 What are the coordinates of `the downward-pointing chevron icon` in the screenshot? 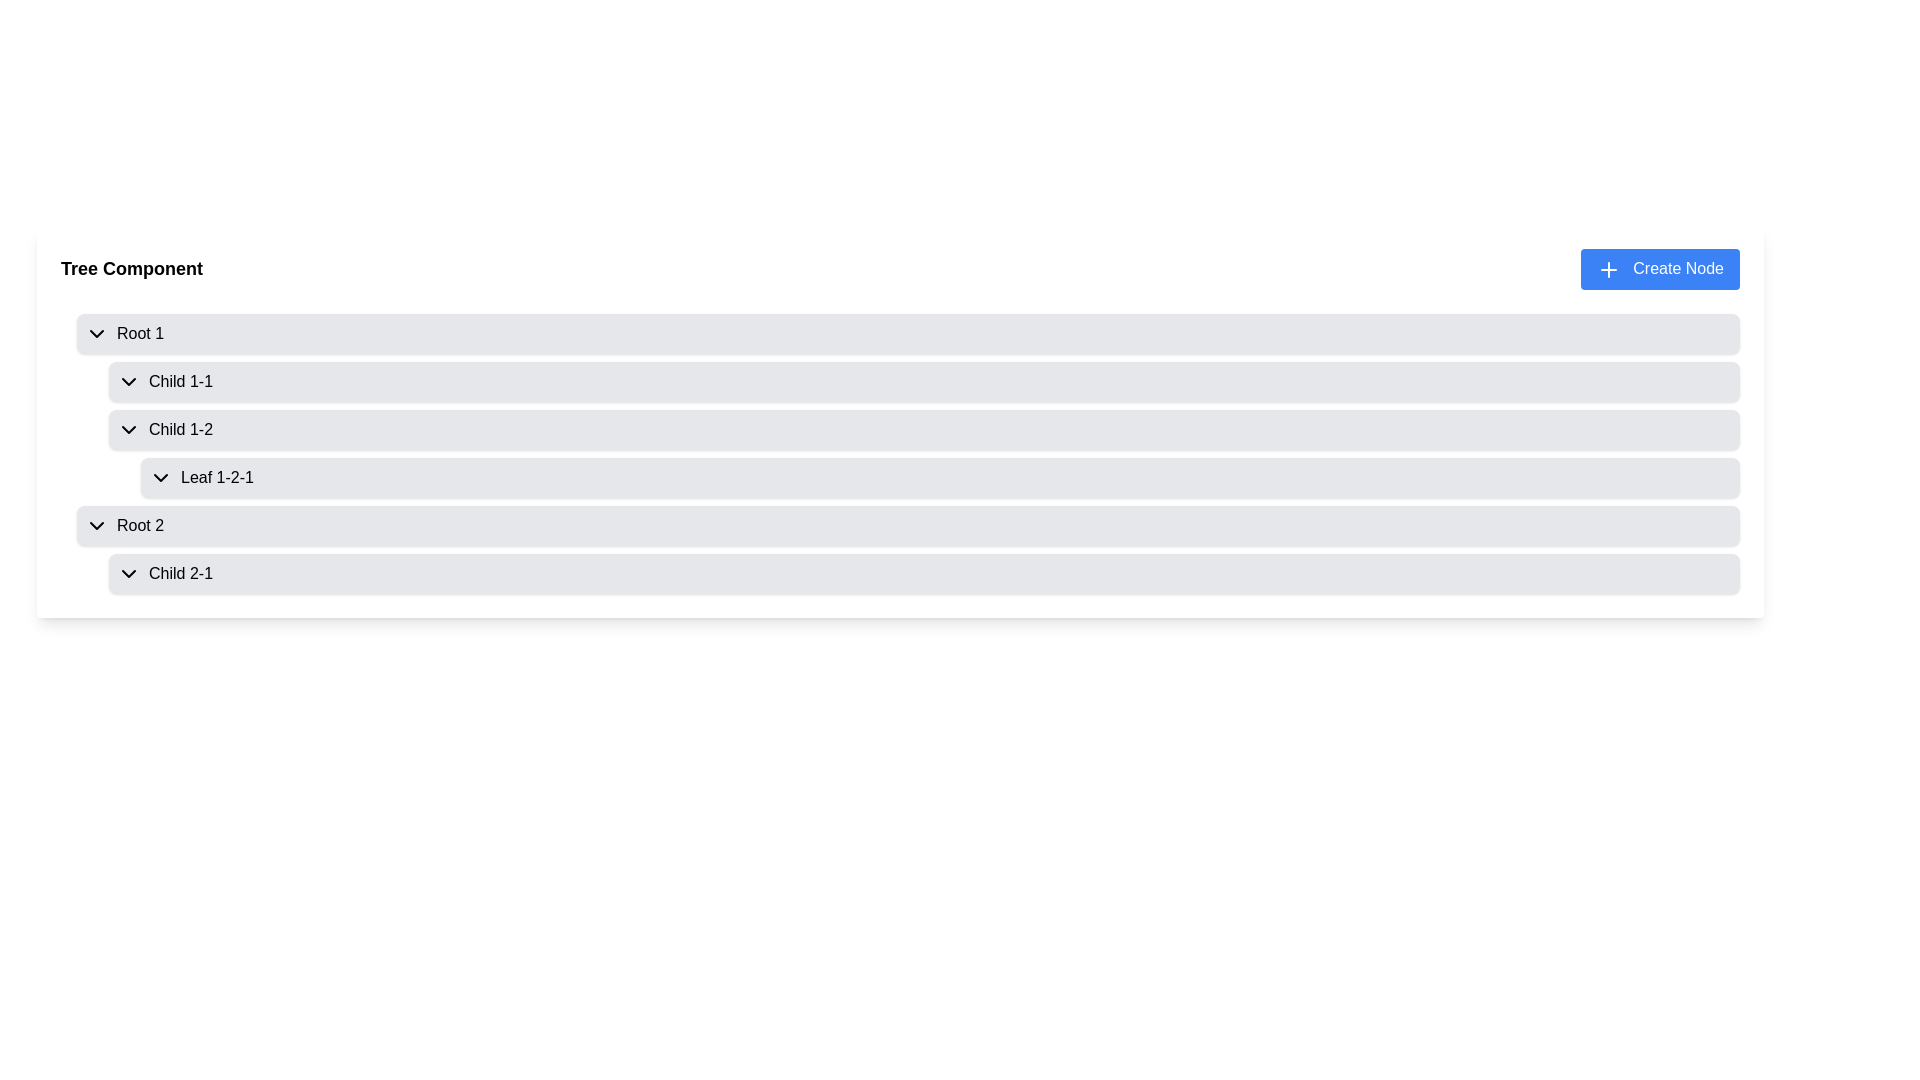 It's located at (95, 523).